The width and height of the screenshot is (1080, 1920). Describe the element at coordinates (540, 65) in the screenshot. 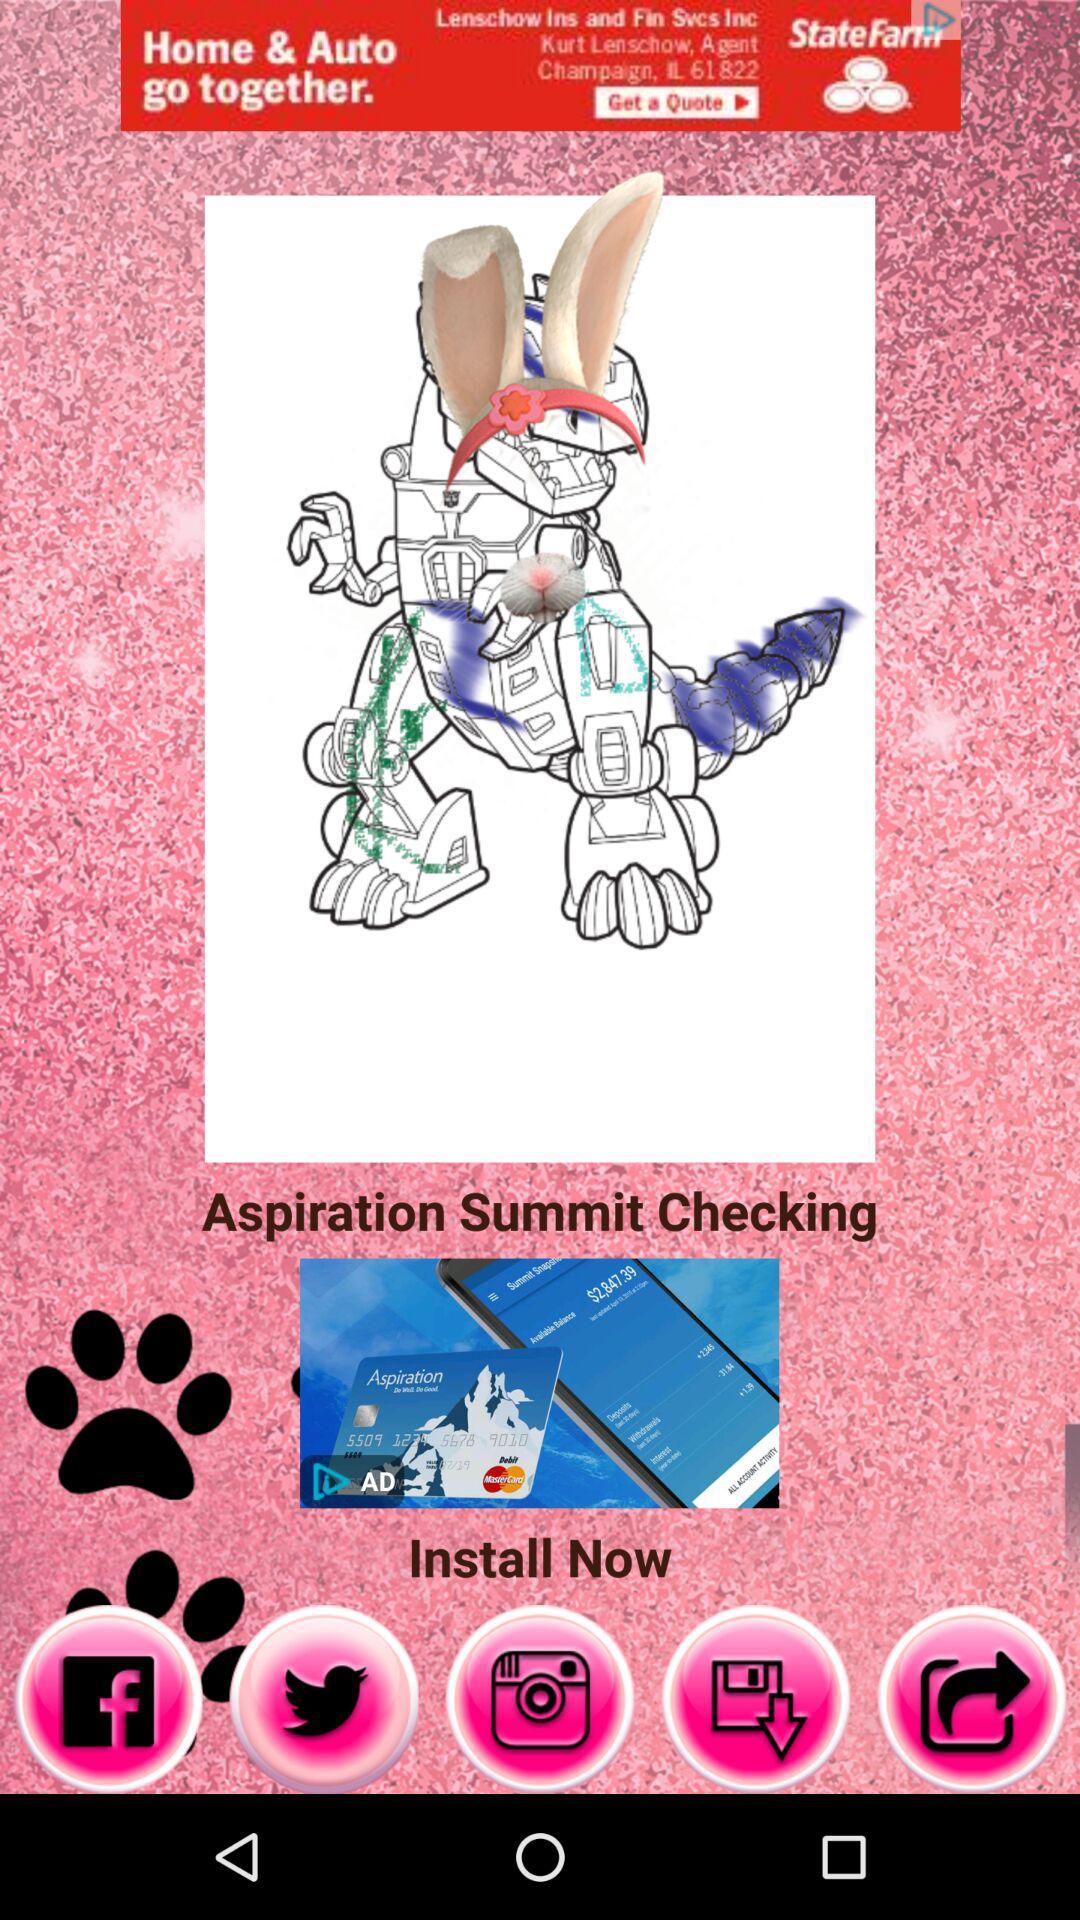

I see `open the advertisements` at that location.